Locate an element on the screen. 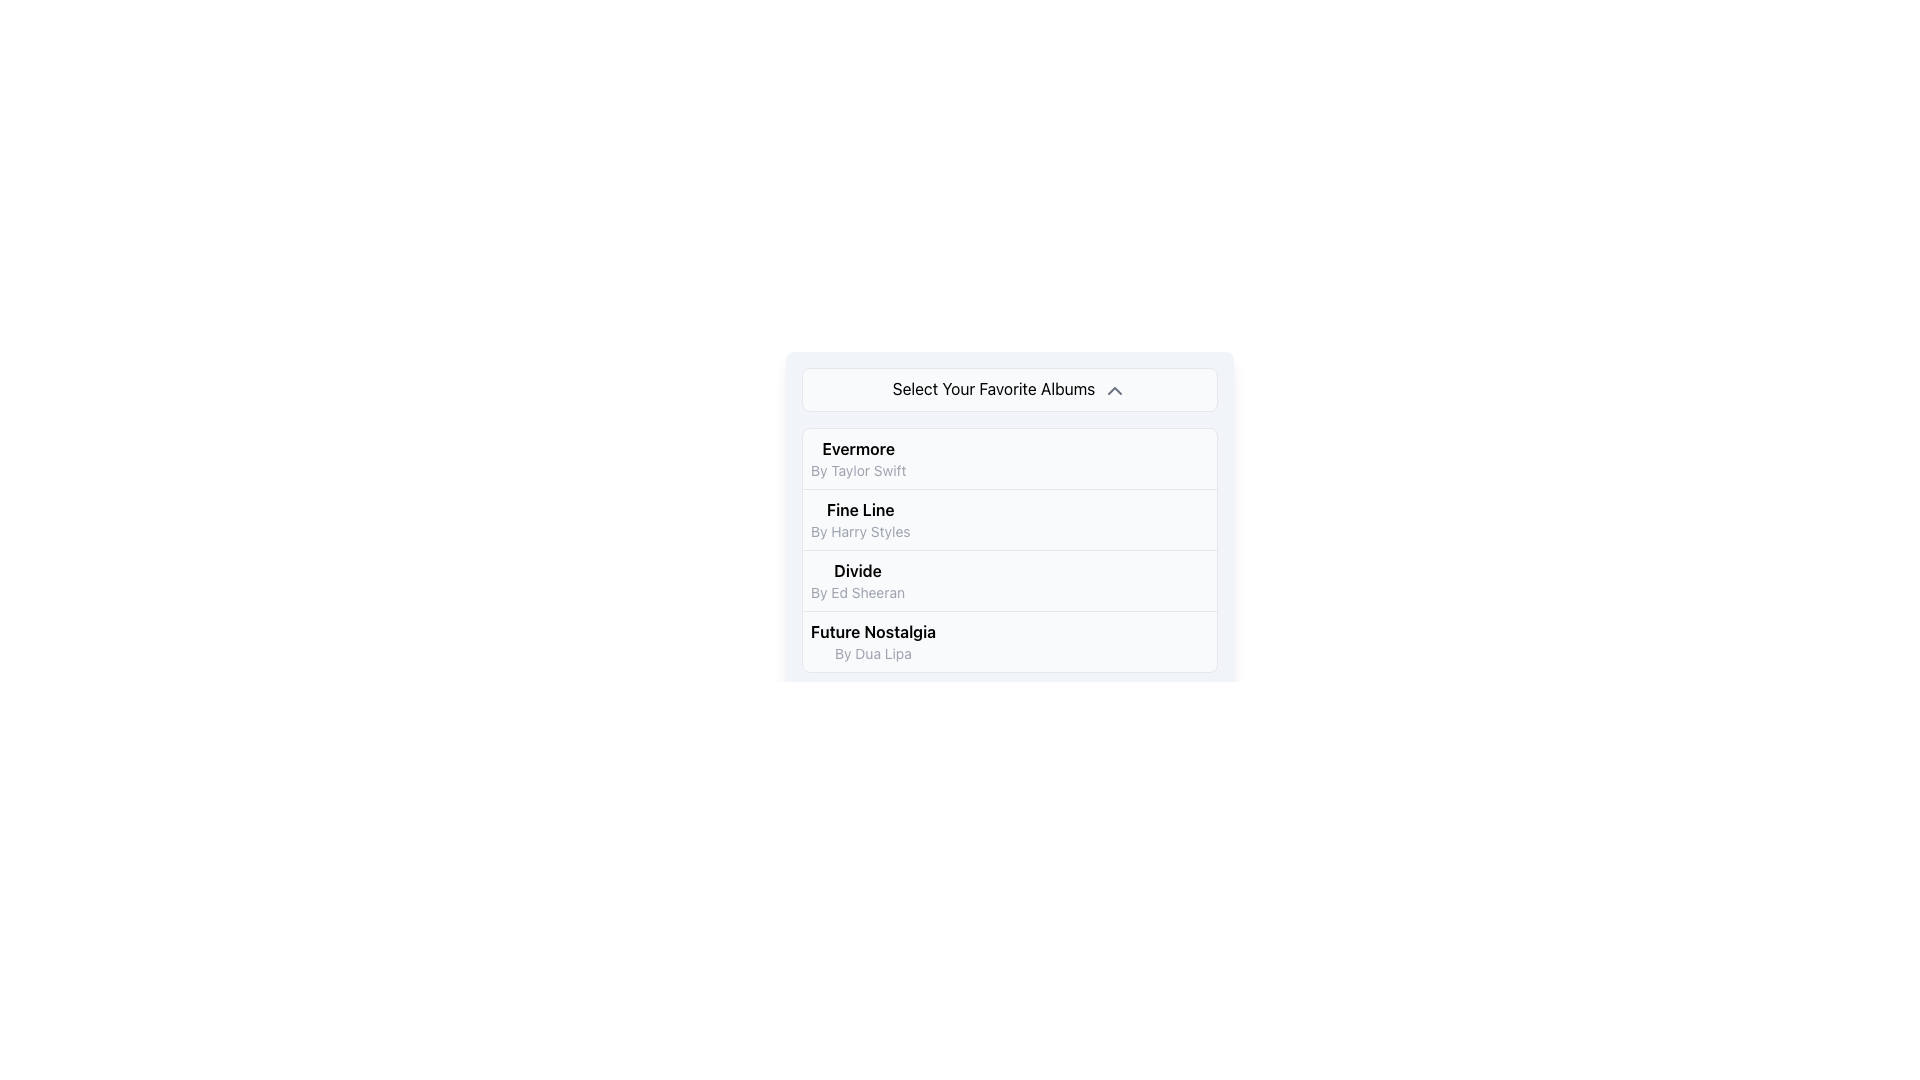  the selectable list item representing the album 'Fine Line' by Harry Styles is located at coordinates (1009, 518).